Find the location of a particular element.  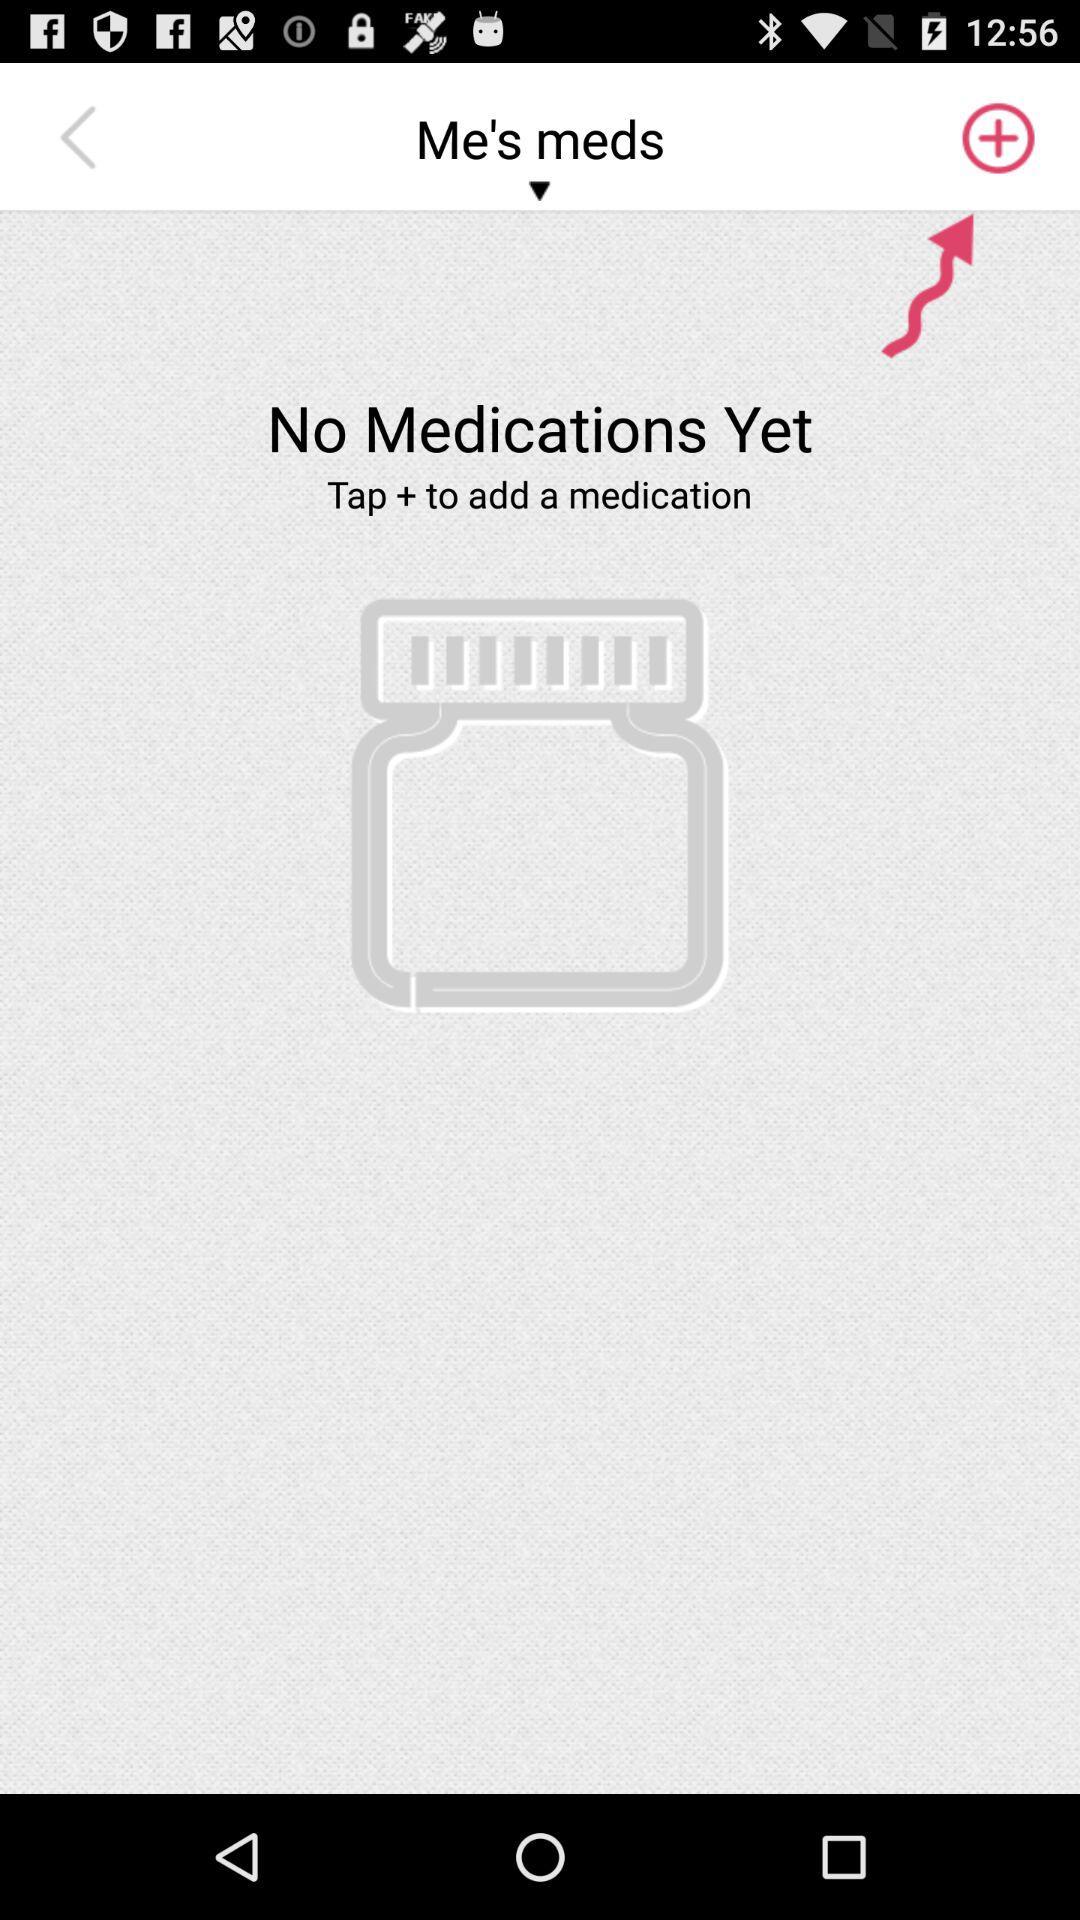

the icon next to me's meds is located at coordinates (82, 137).